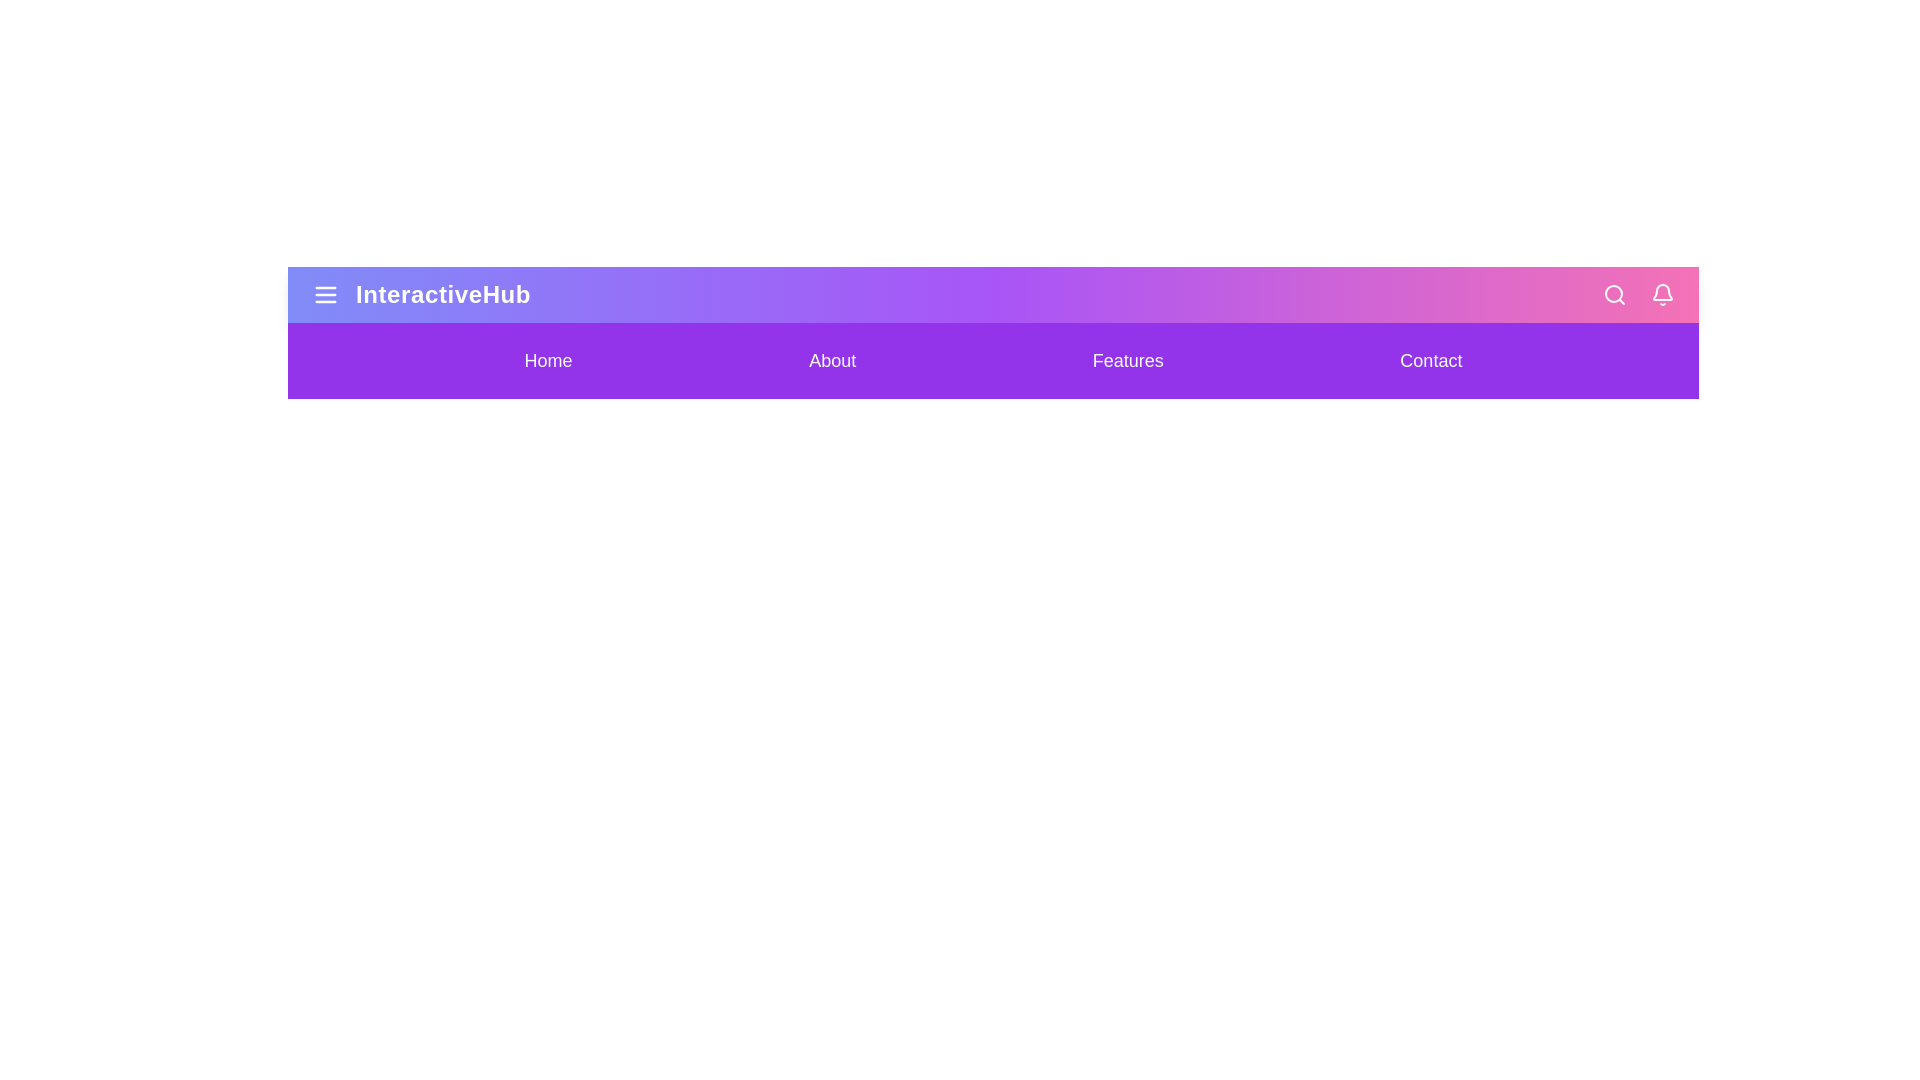  What do you see at coordinates (548, 361) in the screenshot?
I see `the navigation menu item Home` at bounding box center [548, 361].